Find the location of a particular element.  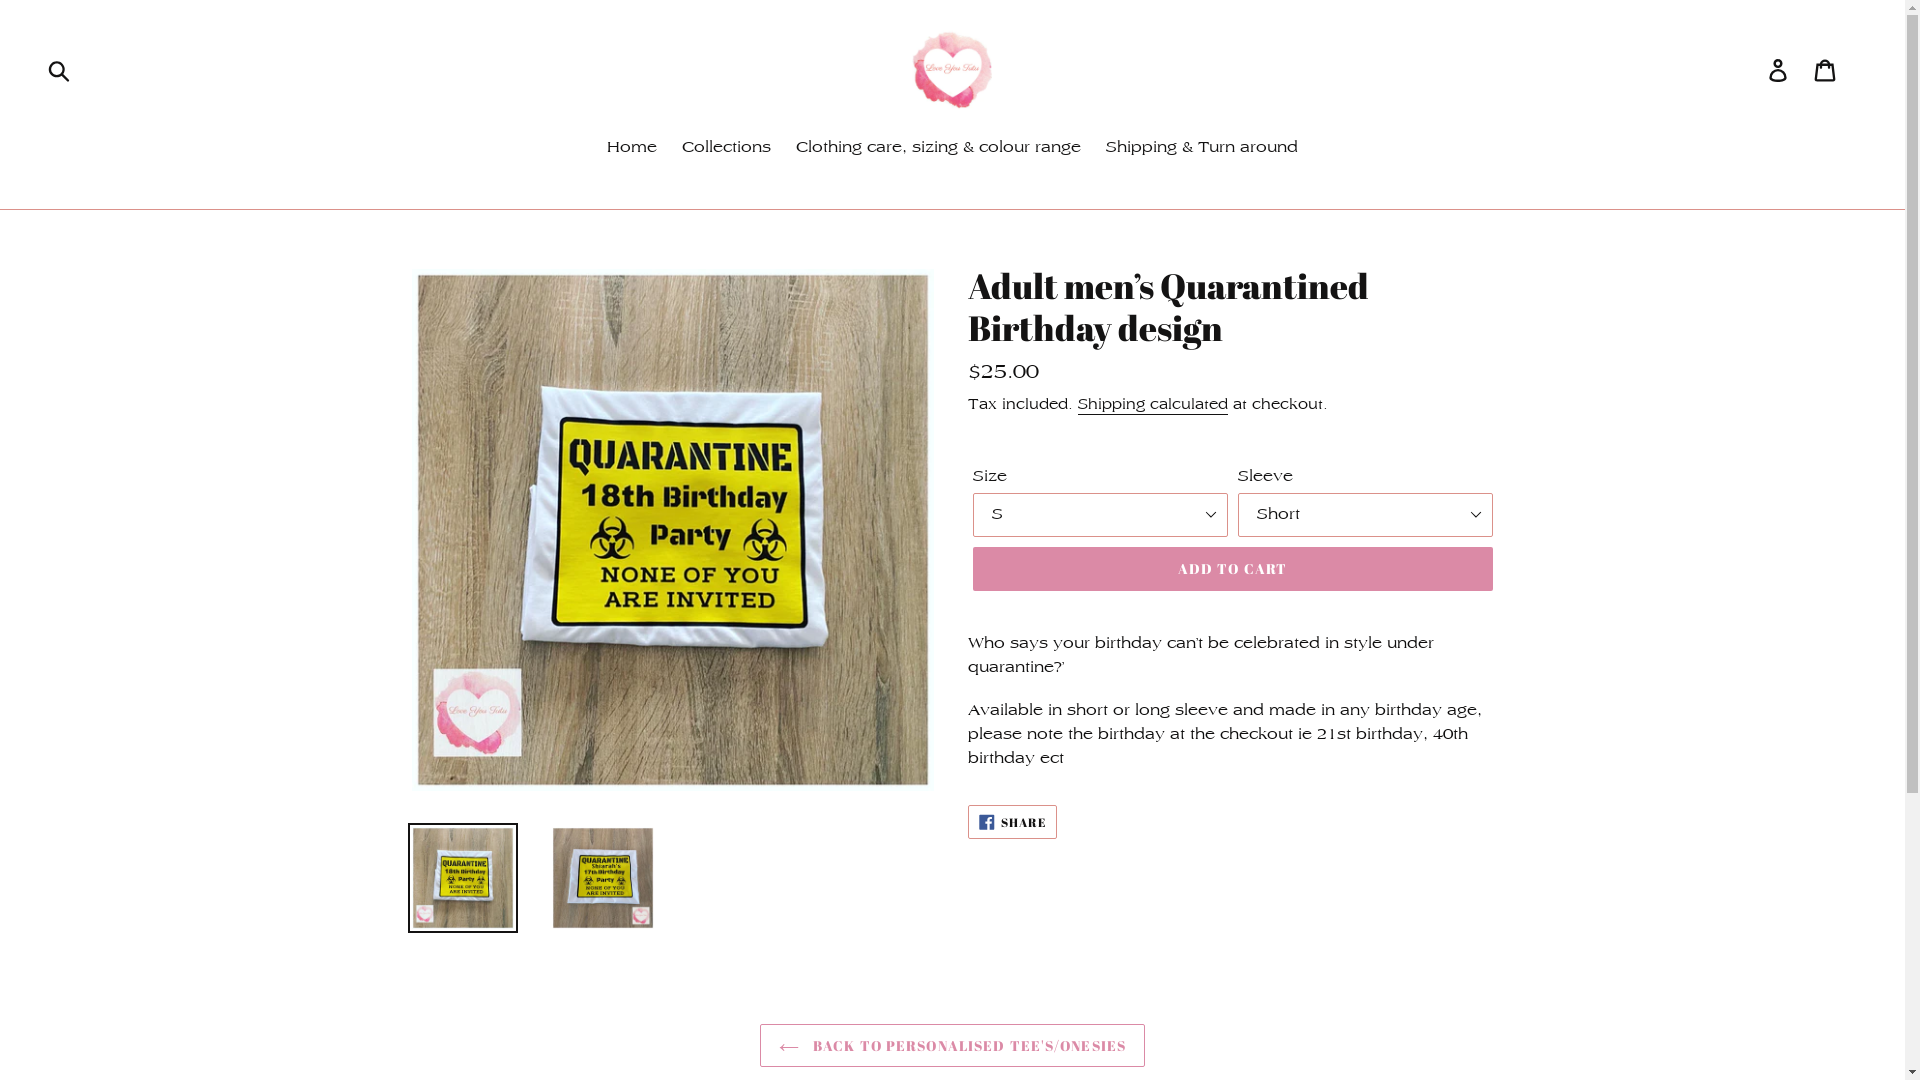

'Shipping calculated' is located at coordinates (1152, 405).